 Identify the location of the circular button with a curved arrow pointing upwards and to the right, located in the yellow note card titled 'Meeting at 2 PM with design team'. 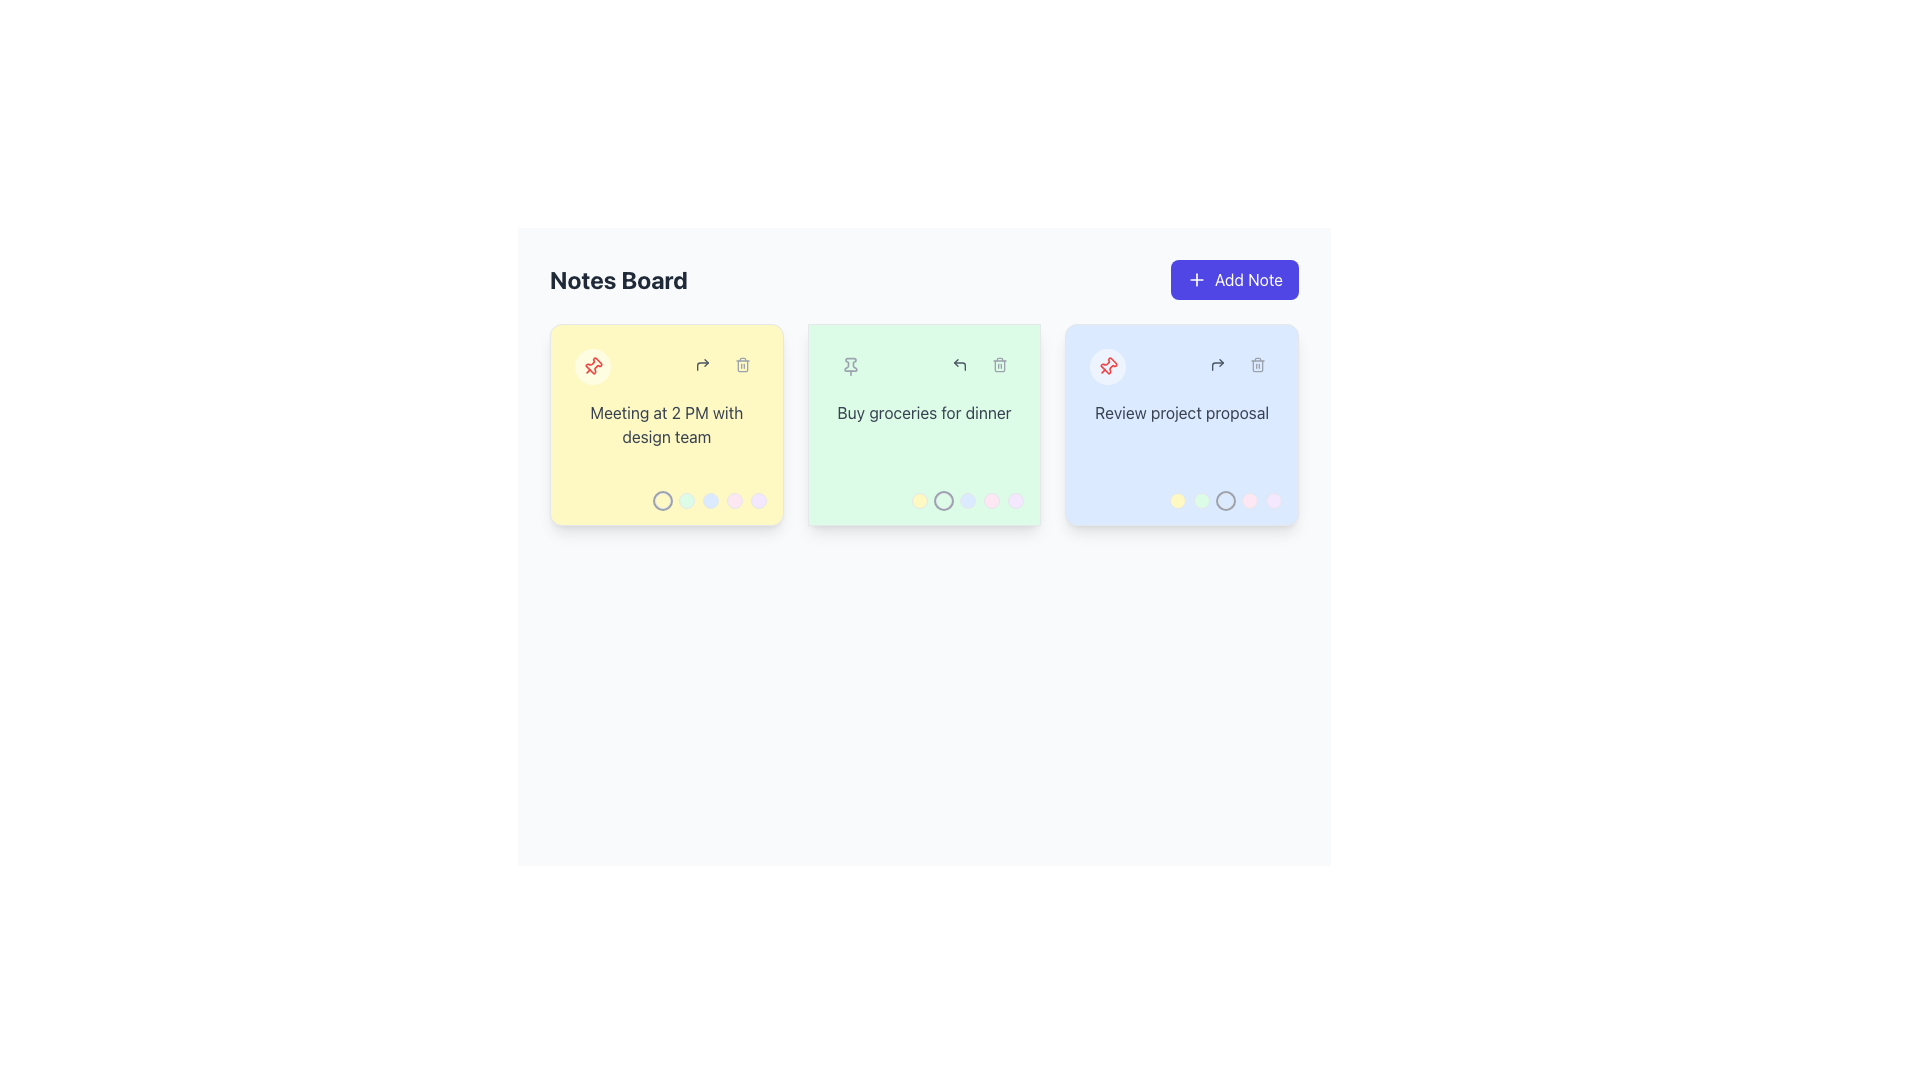
(702, 365).